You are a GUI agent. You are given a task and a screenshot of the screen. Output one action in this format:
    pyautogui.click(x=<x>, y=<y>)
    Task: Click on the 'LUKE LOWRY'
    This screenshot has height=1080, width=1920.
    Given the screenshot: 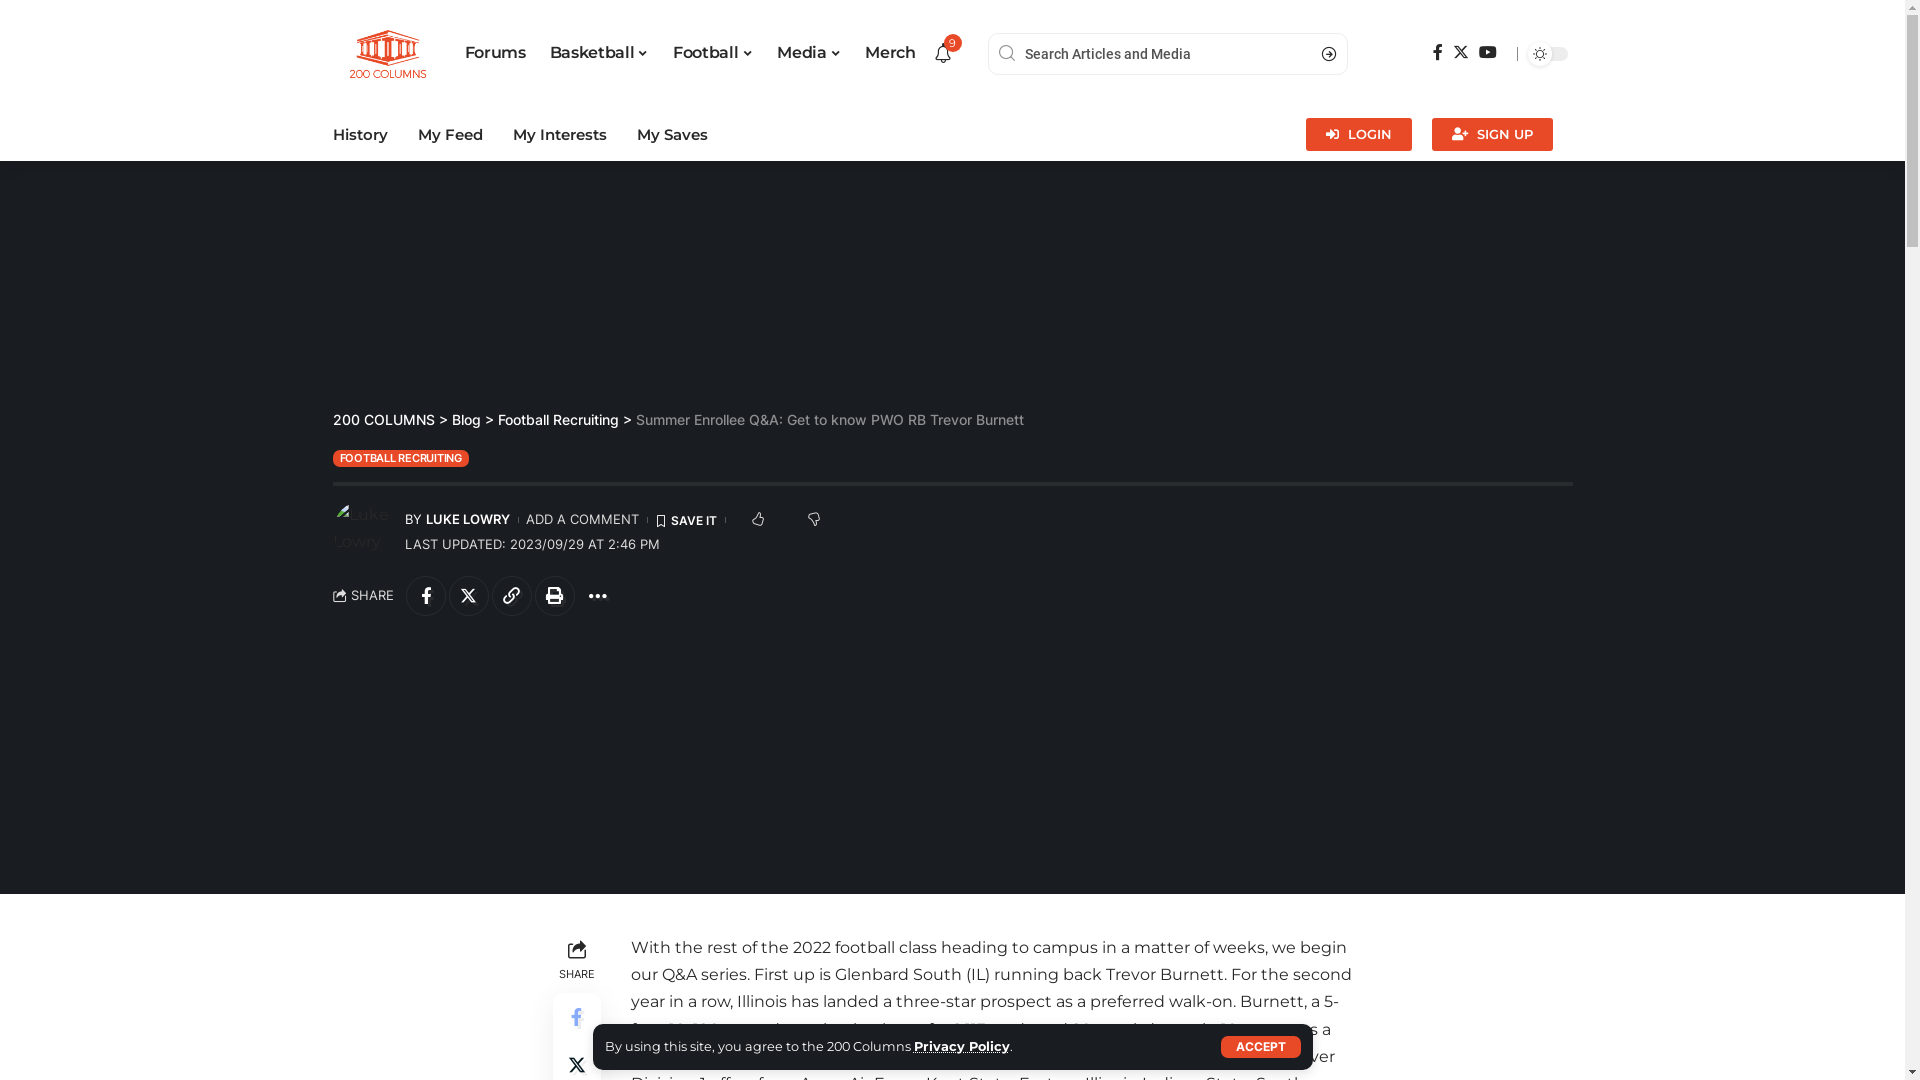 What is the action you would take?
    pyautogui.click(x=425, y=519)
    